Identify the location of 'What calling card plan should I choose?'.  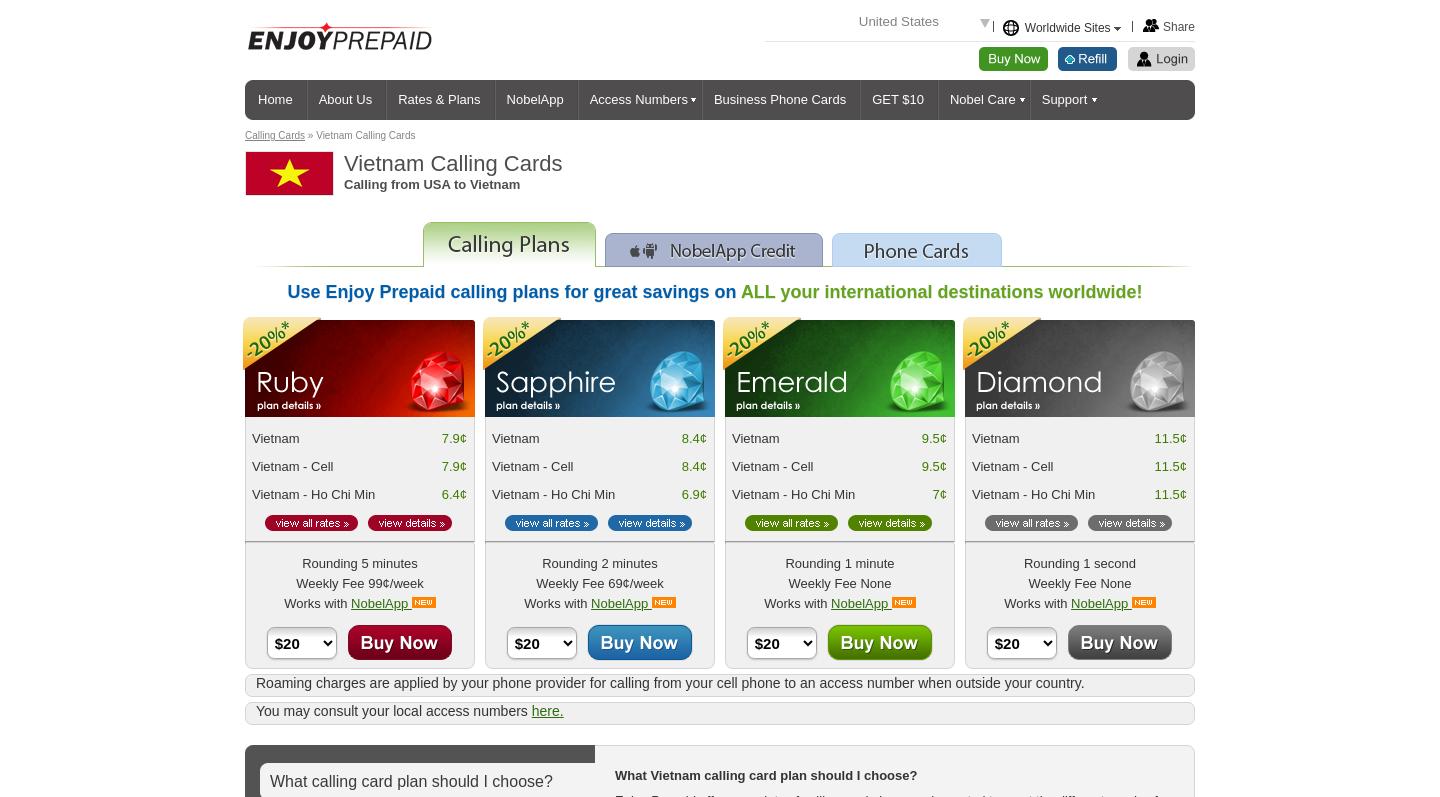
(409, 781).